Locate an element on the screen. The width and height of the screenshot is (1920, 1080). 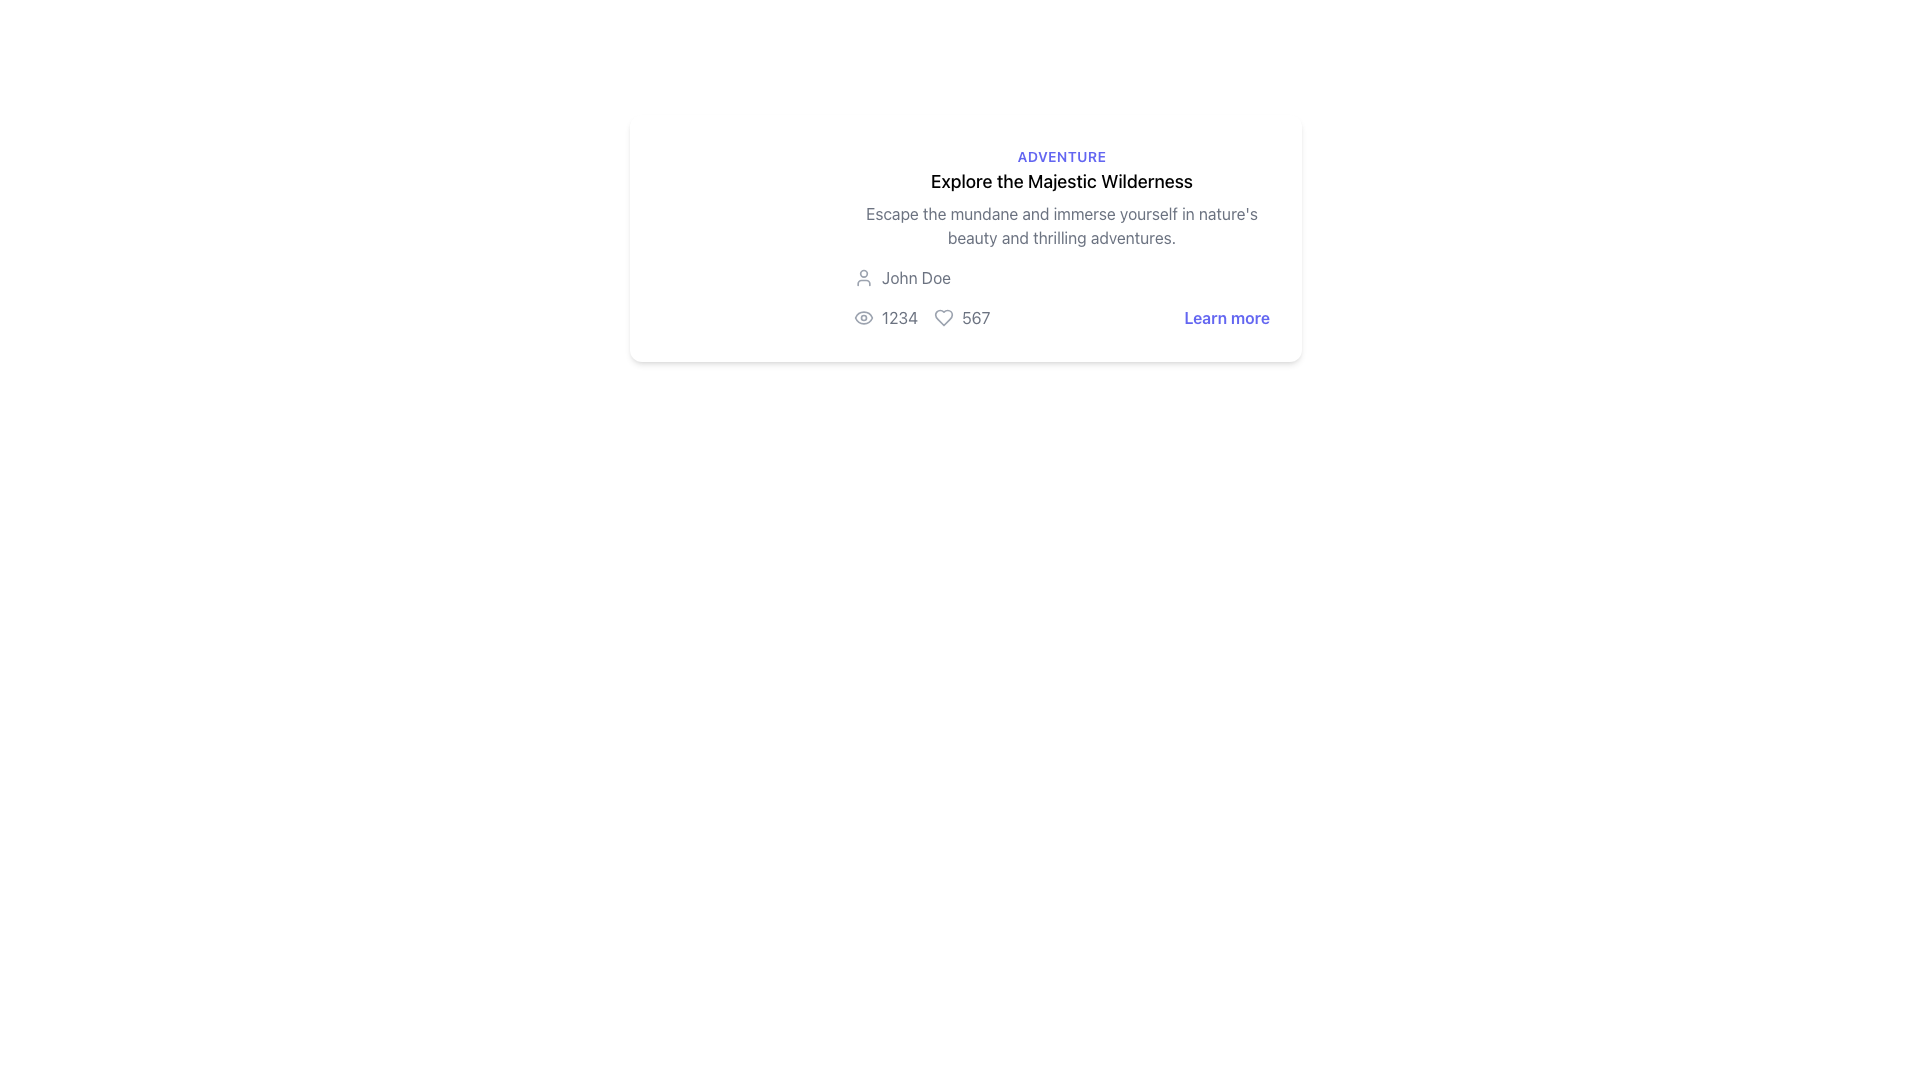
the user profile icon, which is a gray circular head connected to a semi-oval base, located to the left of the text 'John Doe' in a metadata section is located at coordinates (864, 277).